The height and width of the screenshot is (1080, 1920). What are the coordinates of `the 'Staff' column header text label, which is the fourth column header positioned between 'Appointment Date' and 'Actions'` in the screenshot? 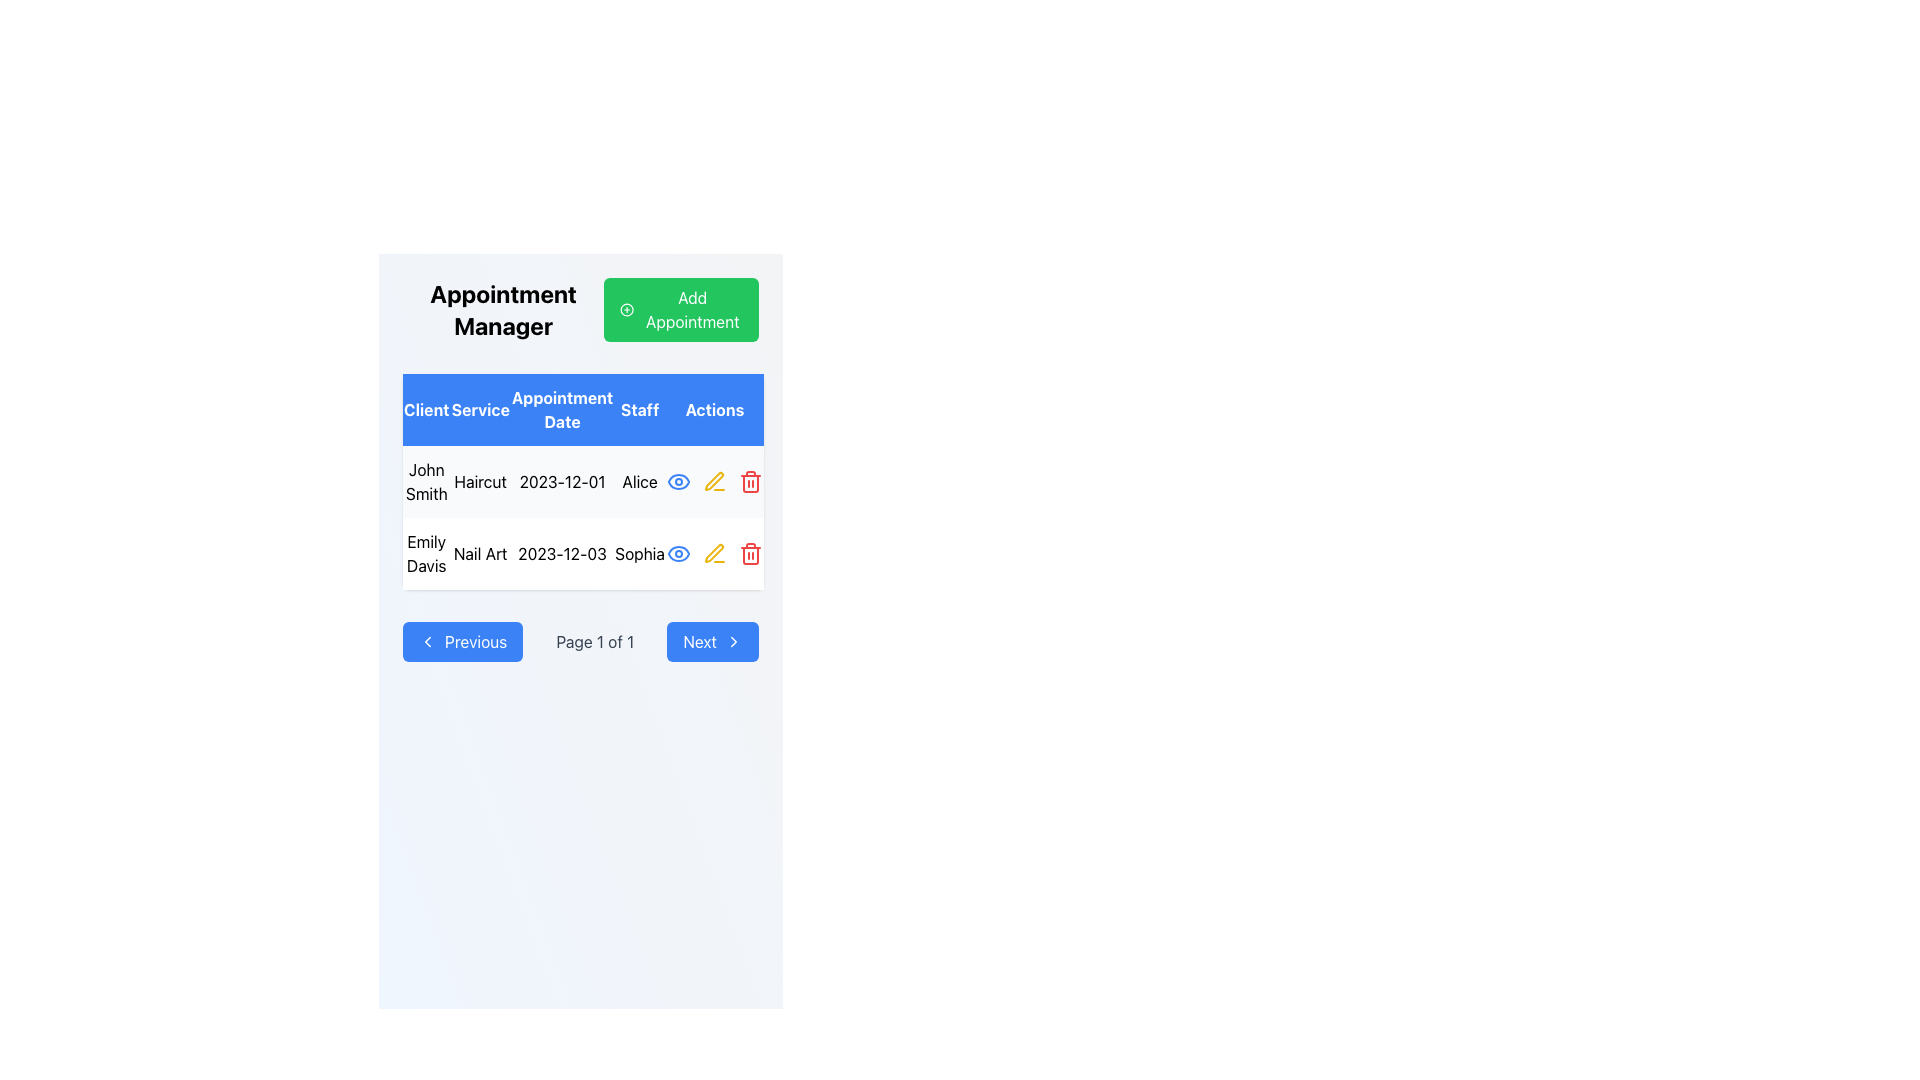 It's located at (640, 408).